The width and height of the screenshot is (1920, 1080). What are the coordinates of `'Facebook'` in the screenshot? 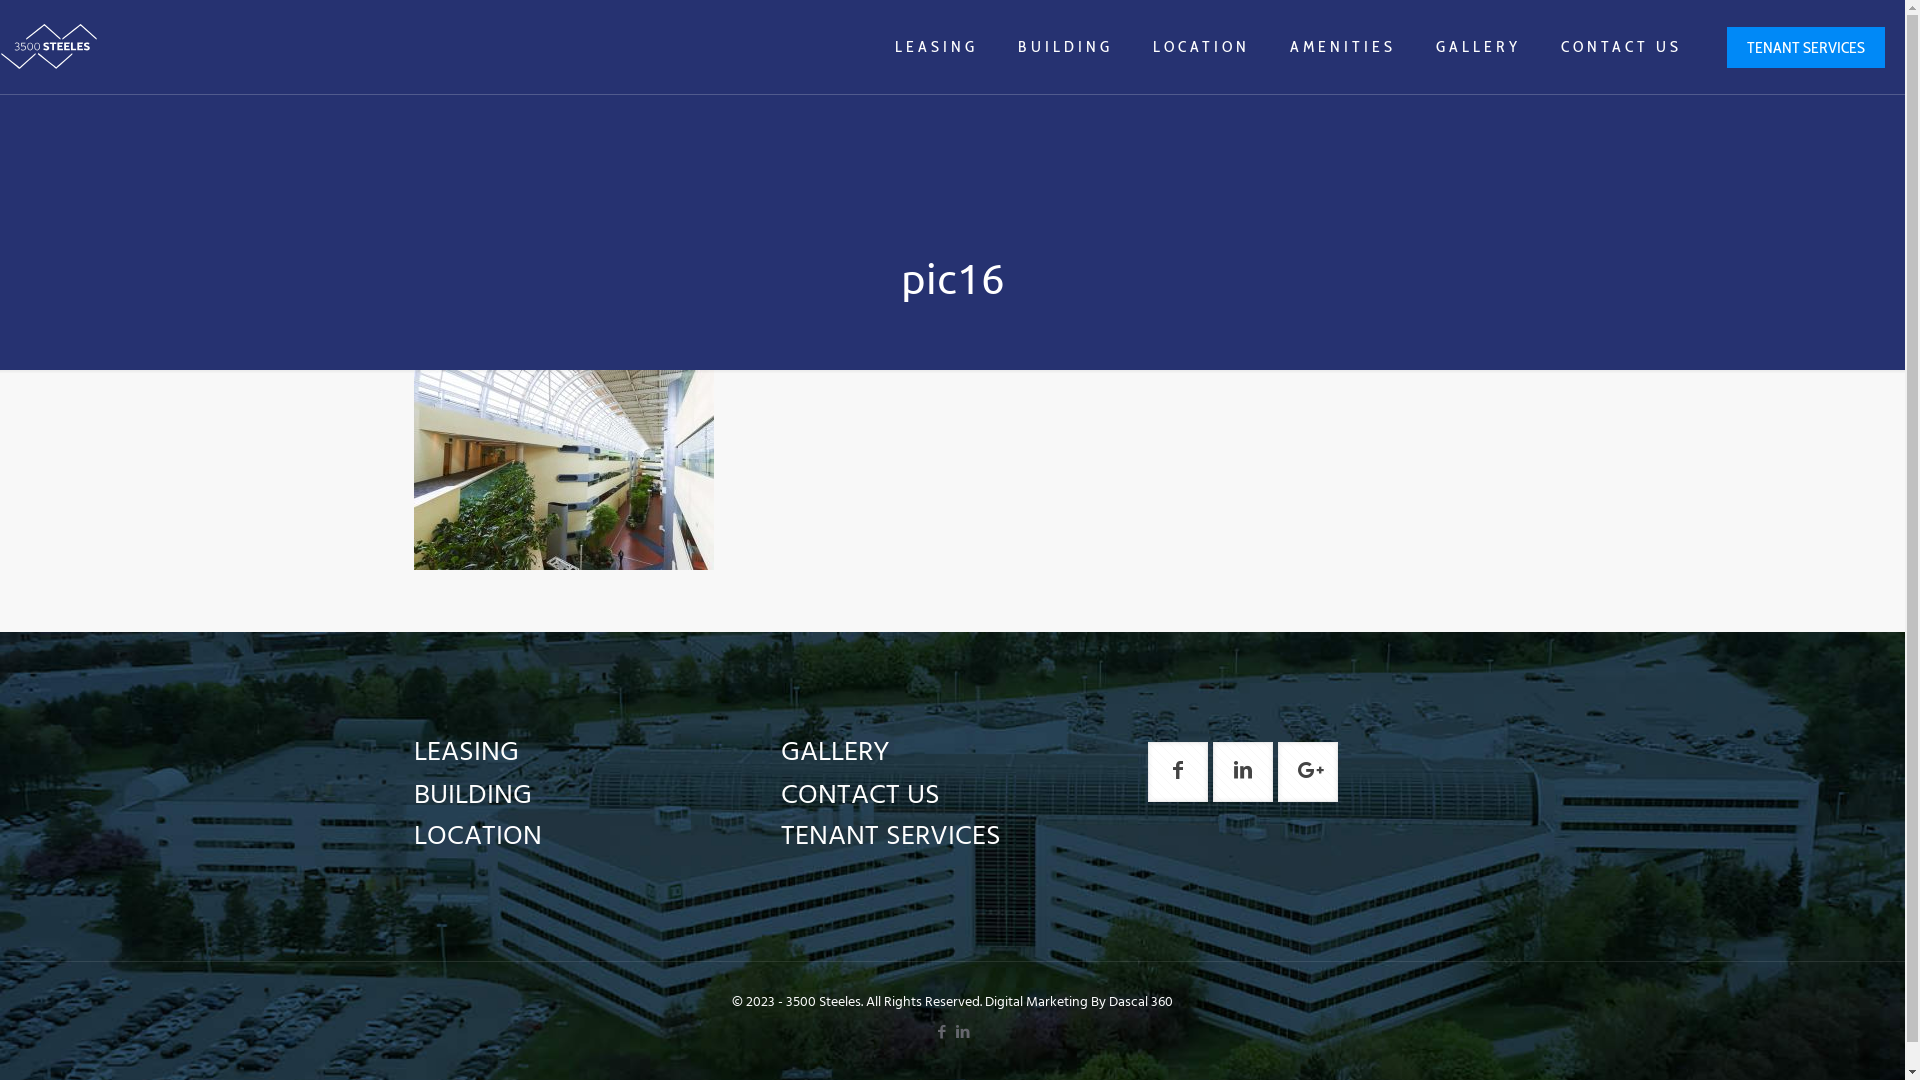 It's located at (940, 1033).